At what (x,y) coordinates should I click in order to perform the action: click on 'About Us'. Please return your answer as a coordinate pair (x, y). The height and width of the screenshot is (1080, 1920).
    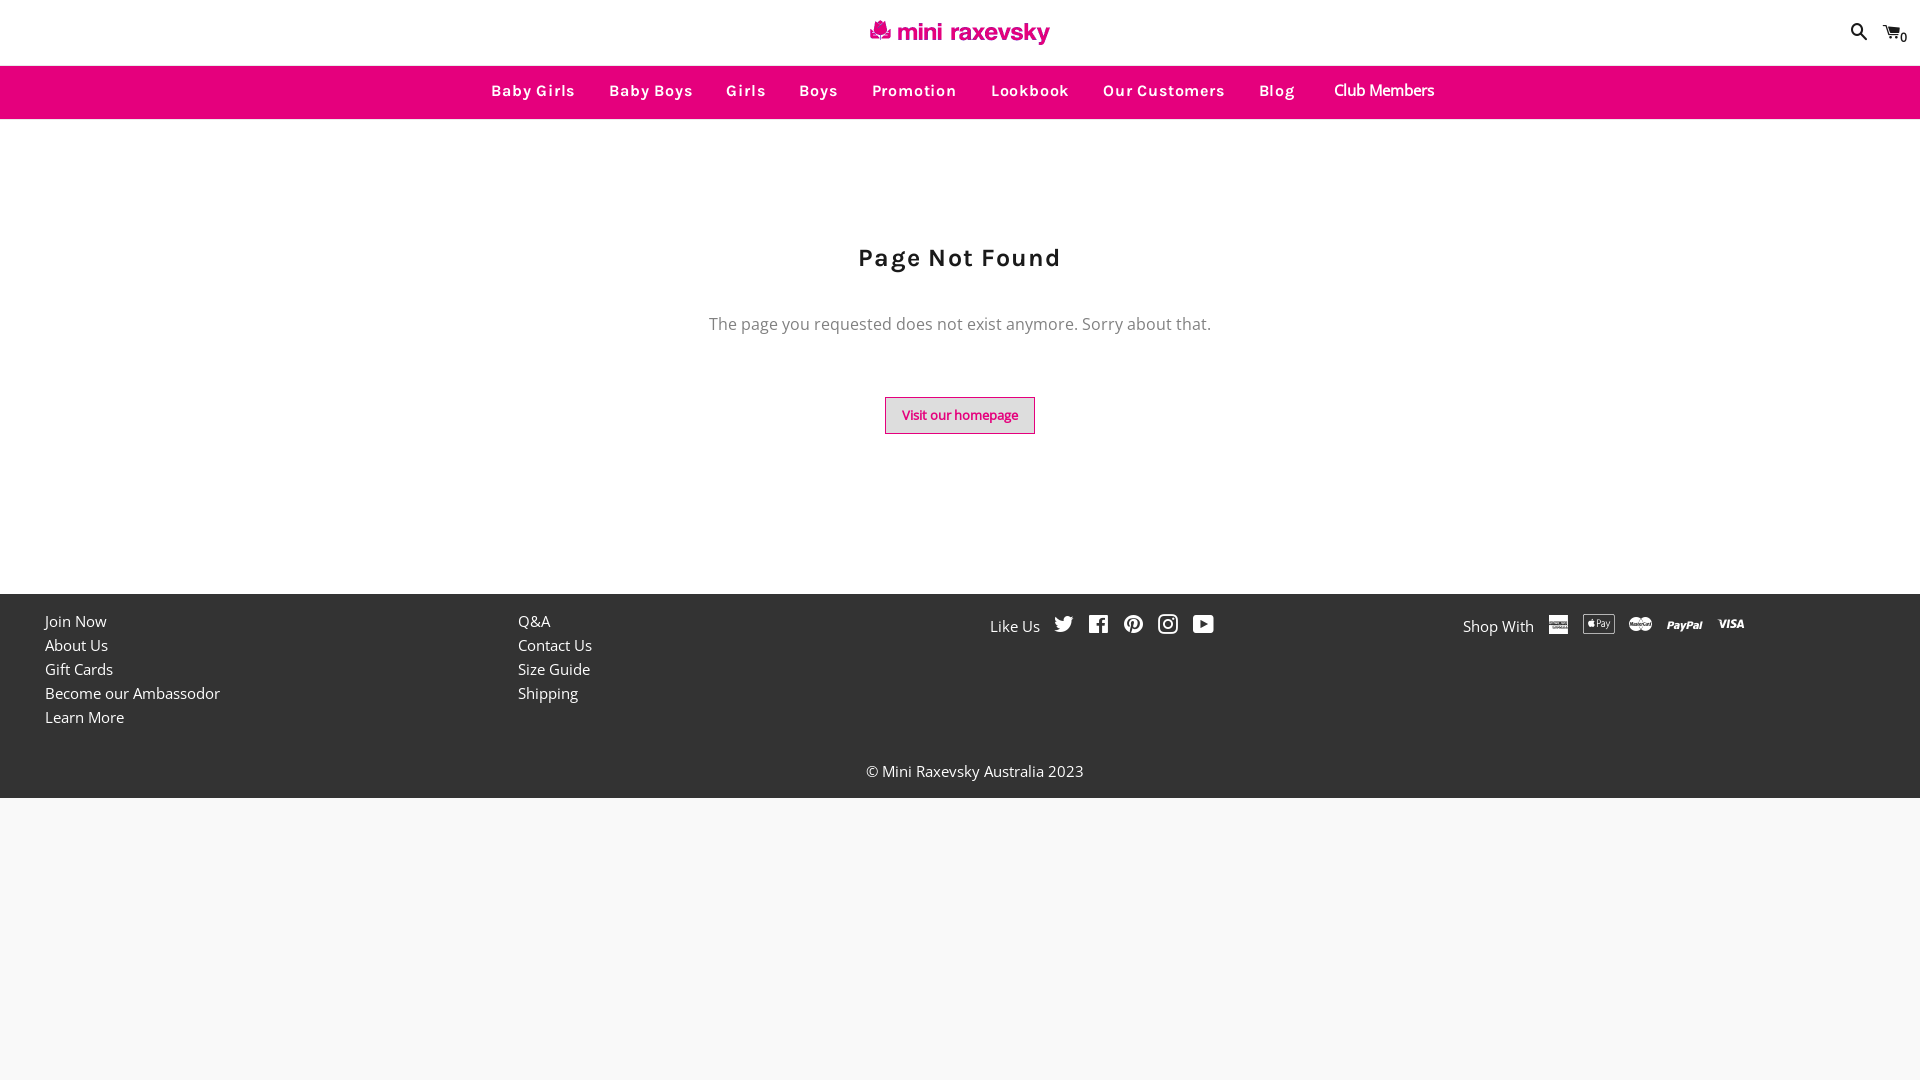
    Looking at the image, I should click on (44, 644).